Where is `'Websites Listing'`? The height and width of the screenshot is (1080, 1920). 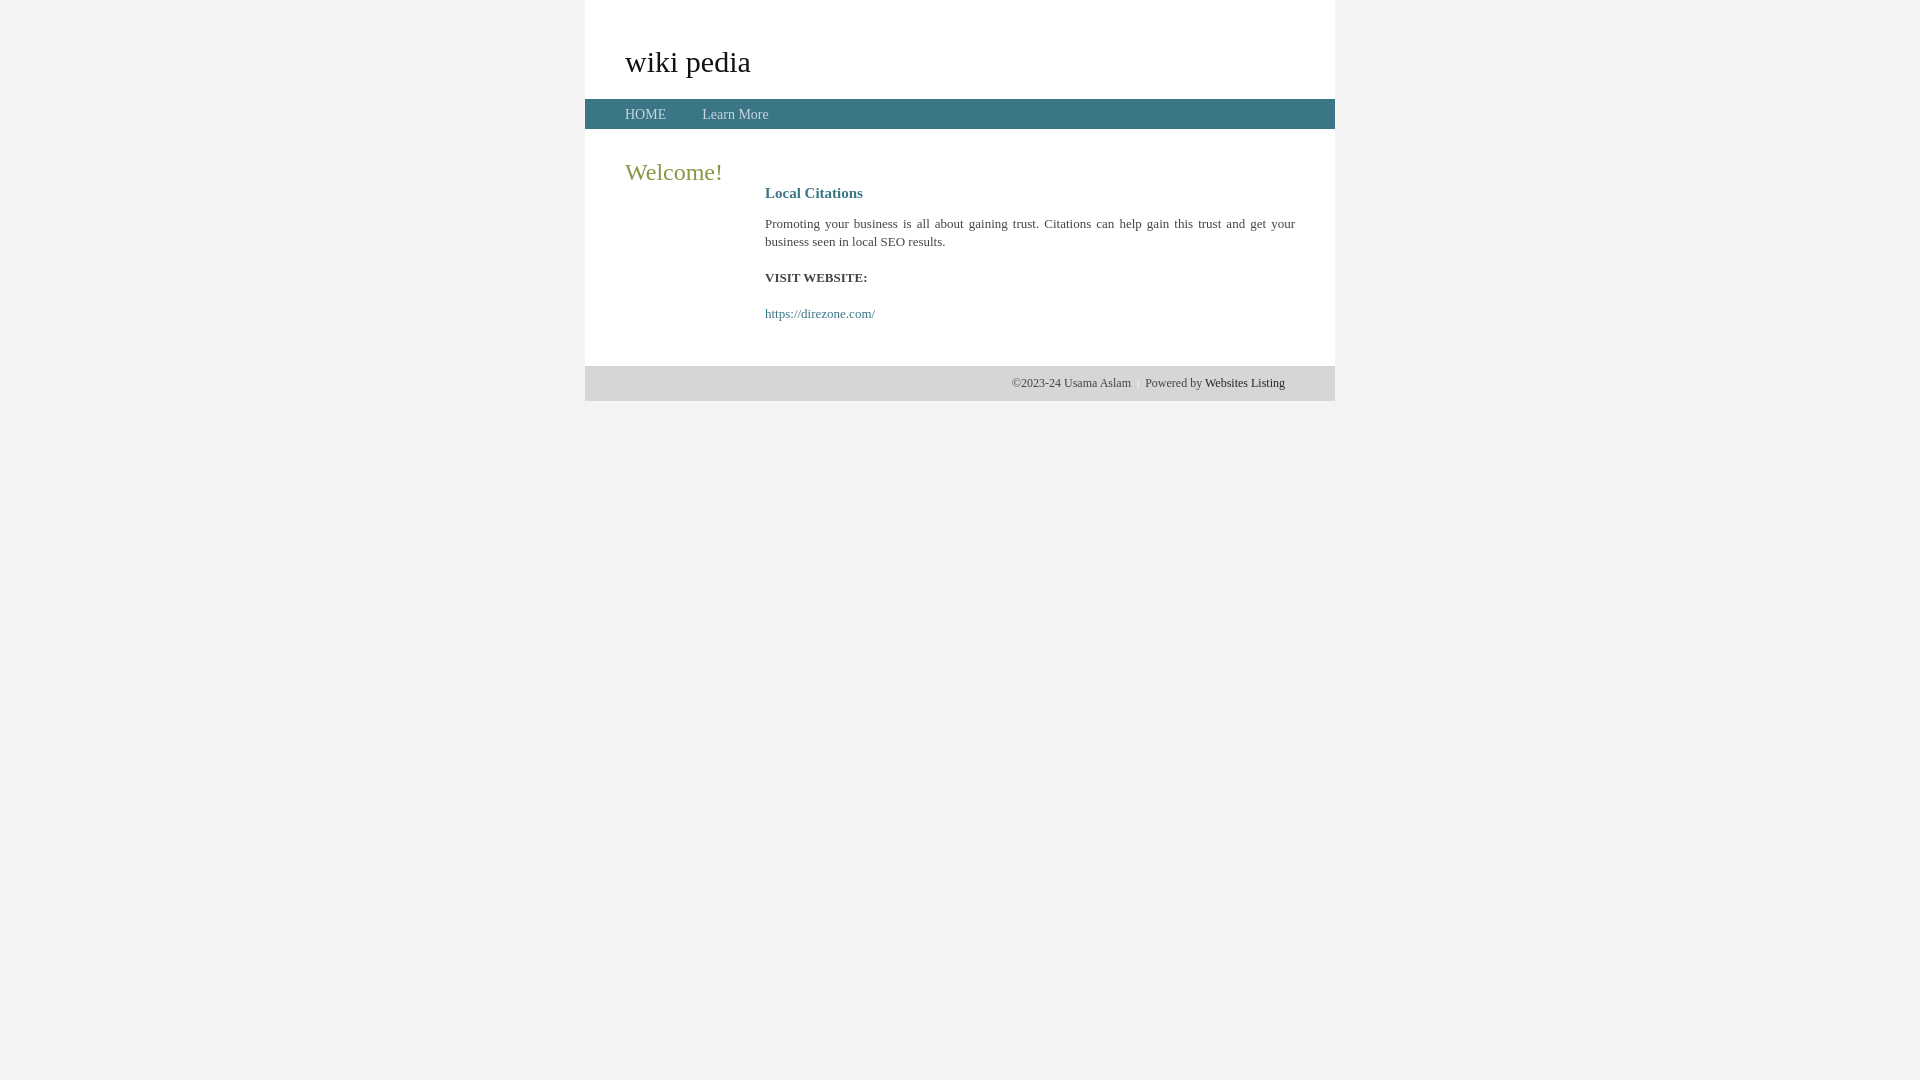 'Websites Listing' is located at coordinates (1243, 382).